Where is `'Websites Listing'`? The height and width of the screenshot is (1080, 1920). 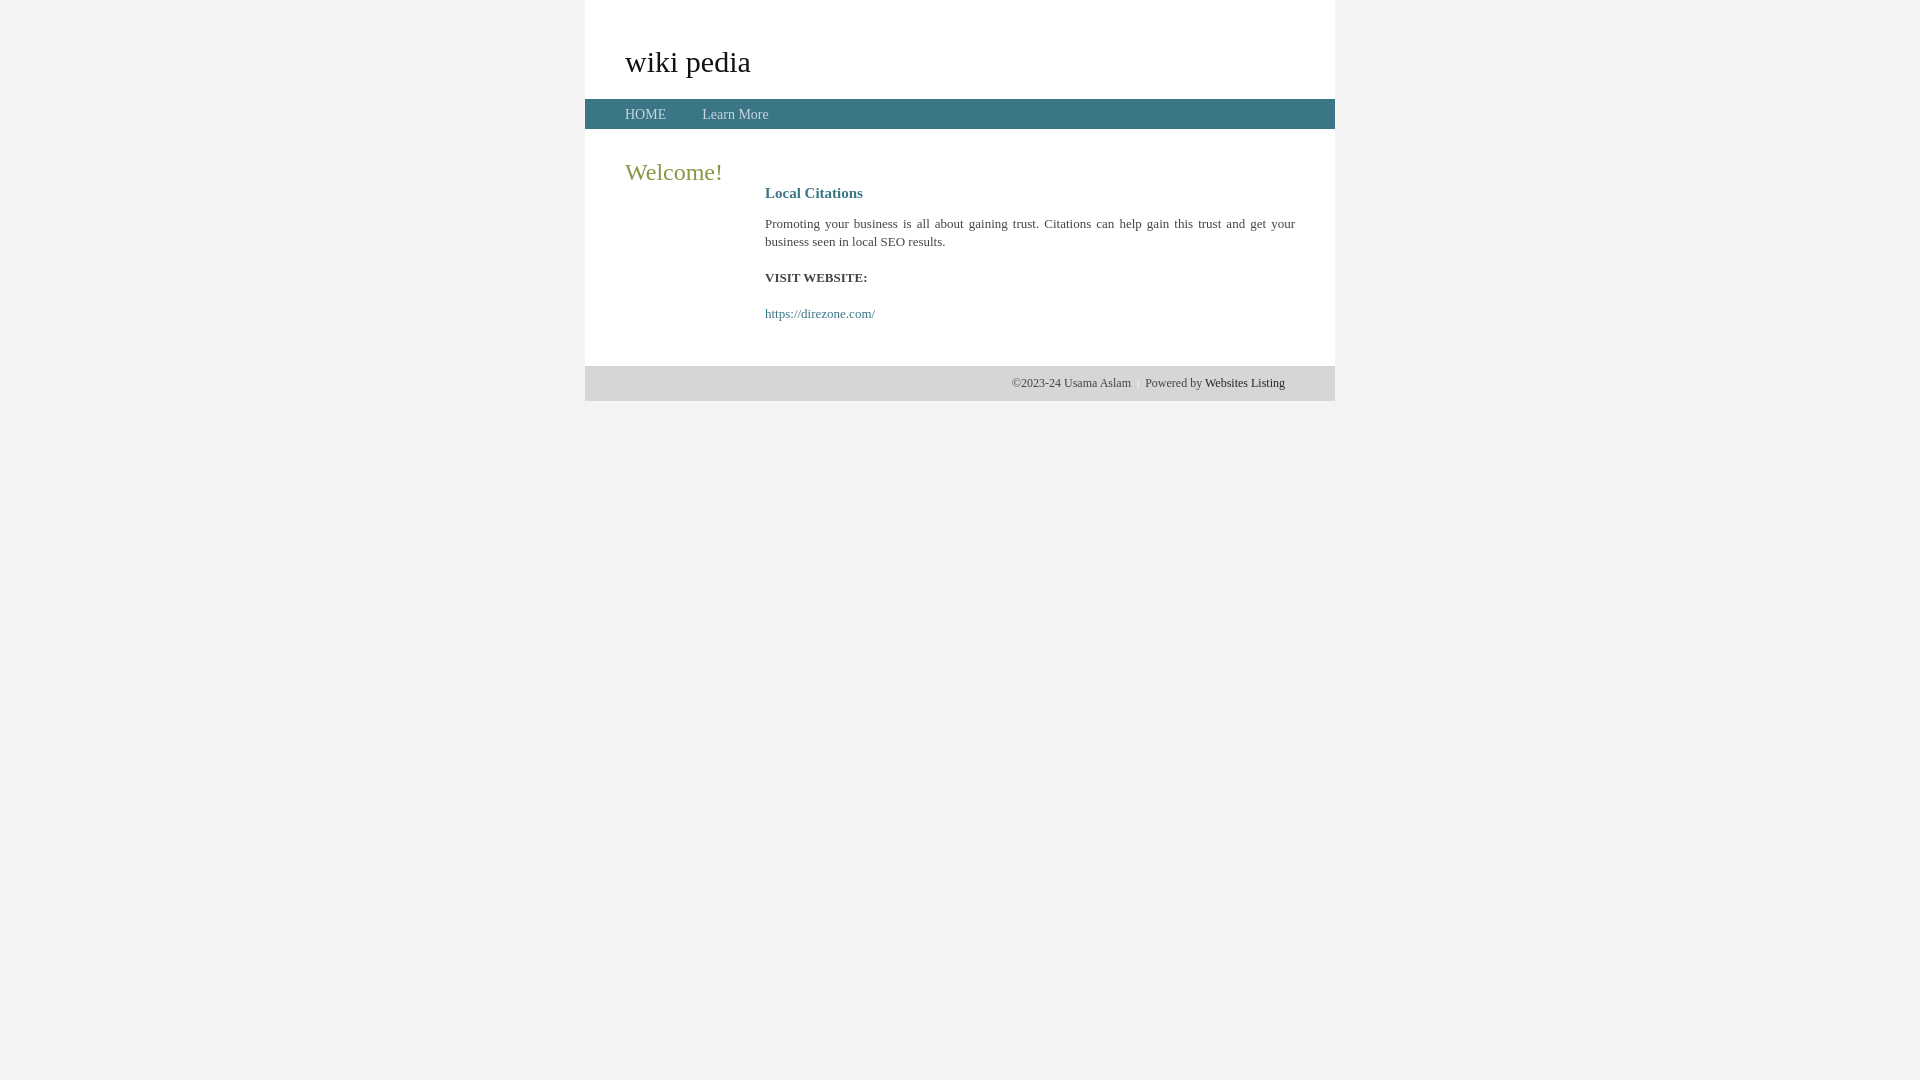 'Websites Listing' is located at coordinates (1243, 382).